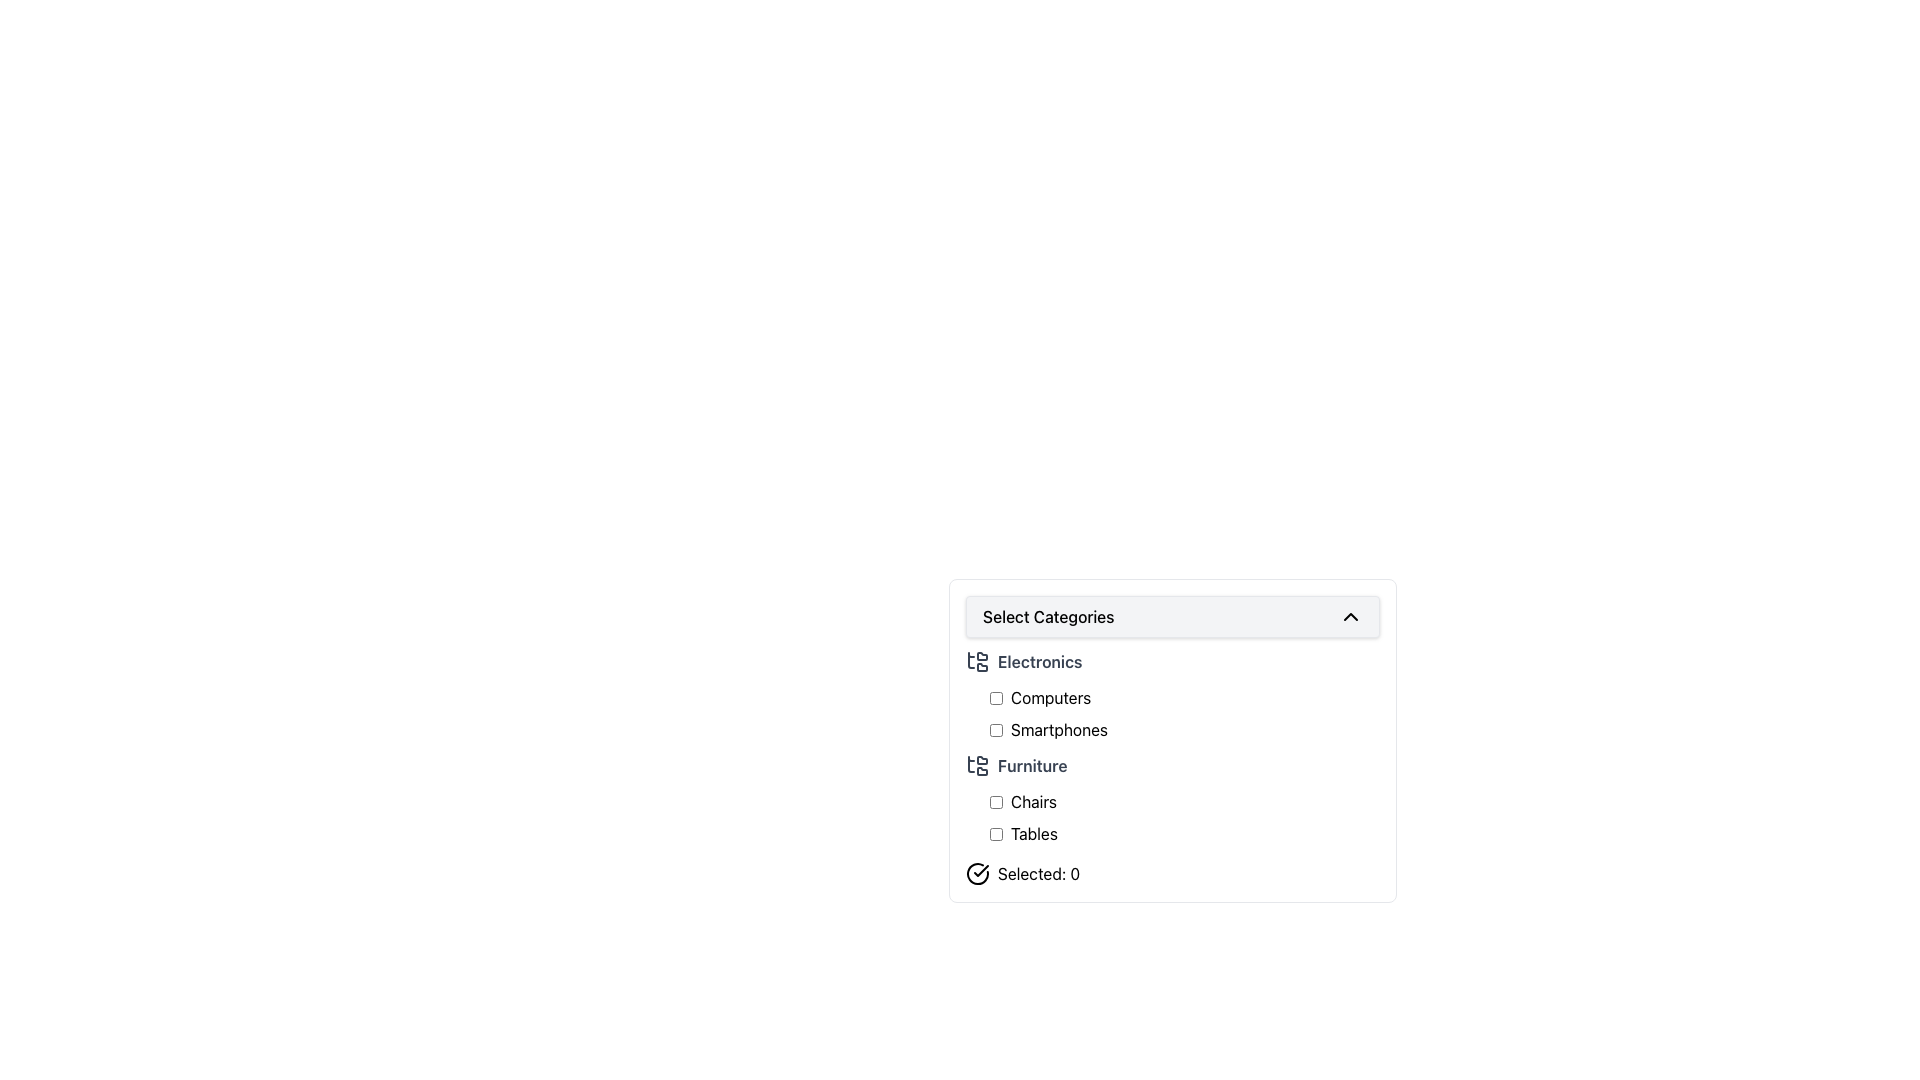  Describe the element at coordinates (1172, 766) in the screenshot. I see `the checkboxes in the 'Select Categories' element` at that location.